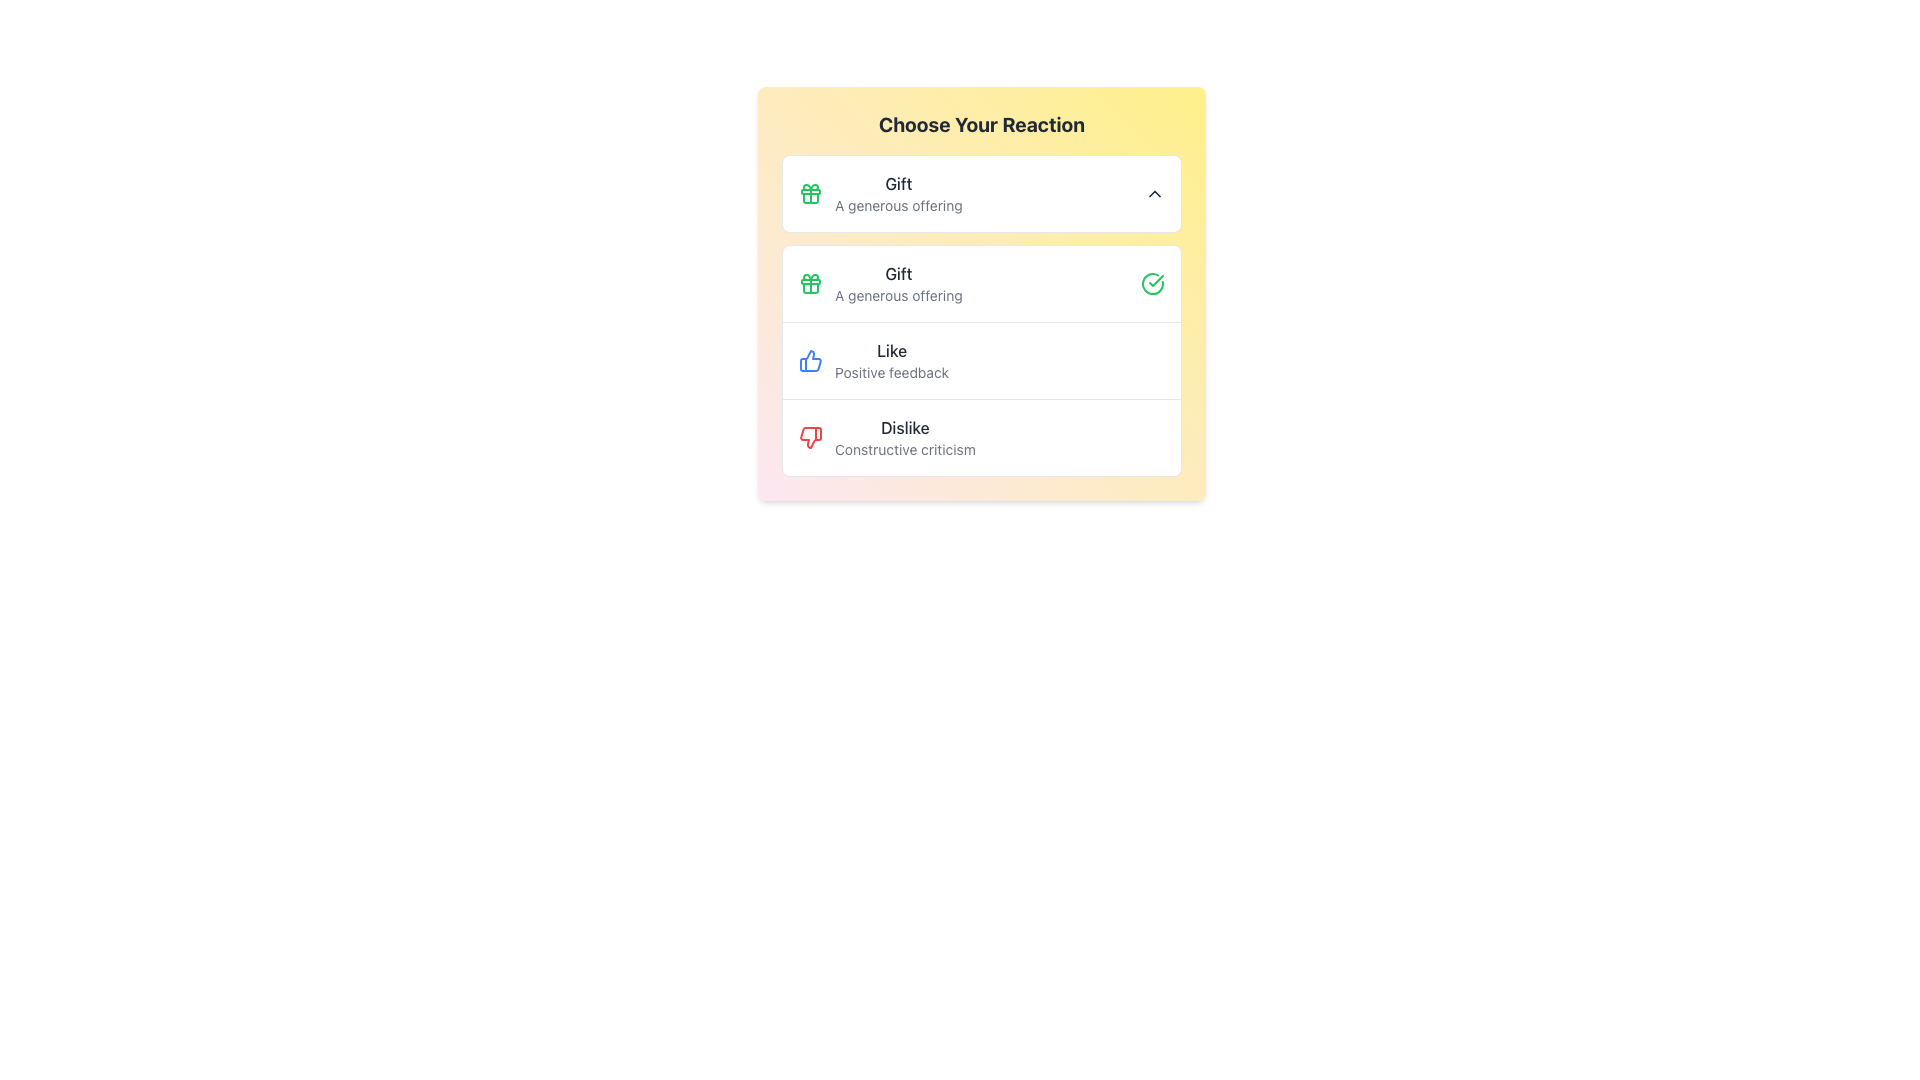 The image size is (1920, 1080). Describe the element at coordinates (982, 360) in the screenshot. I see `the second list item in the reaction selection interface` at that location.